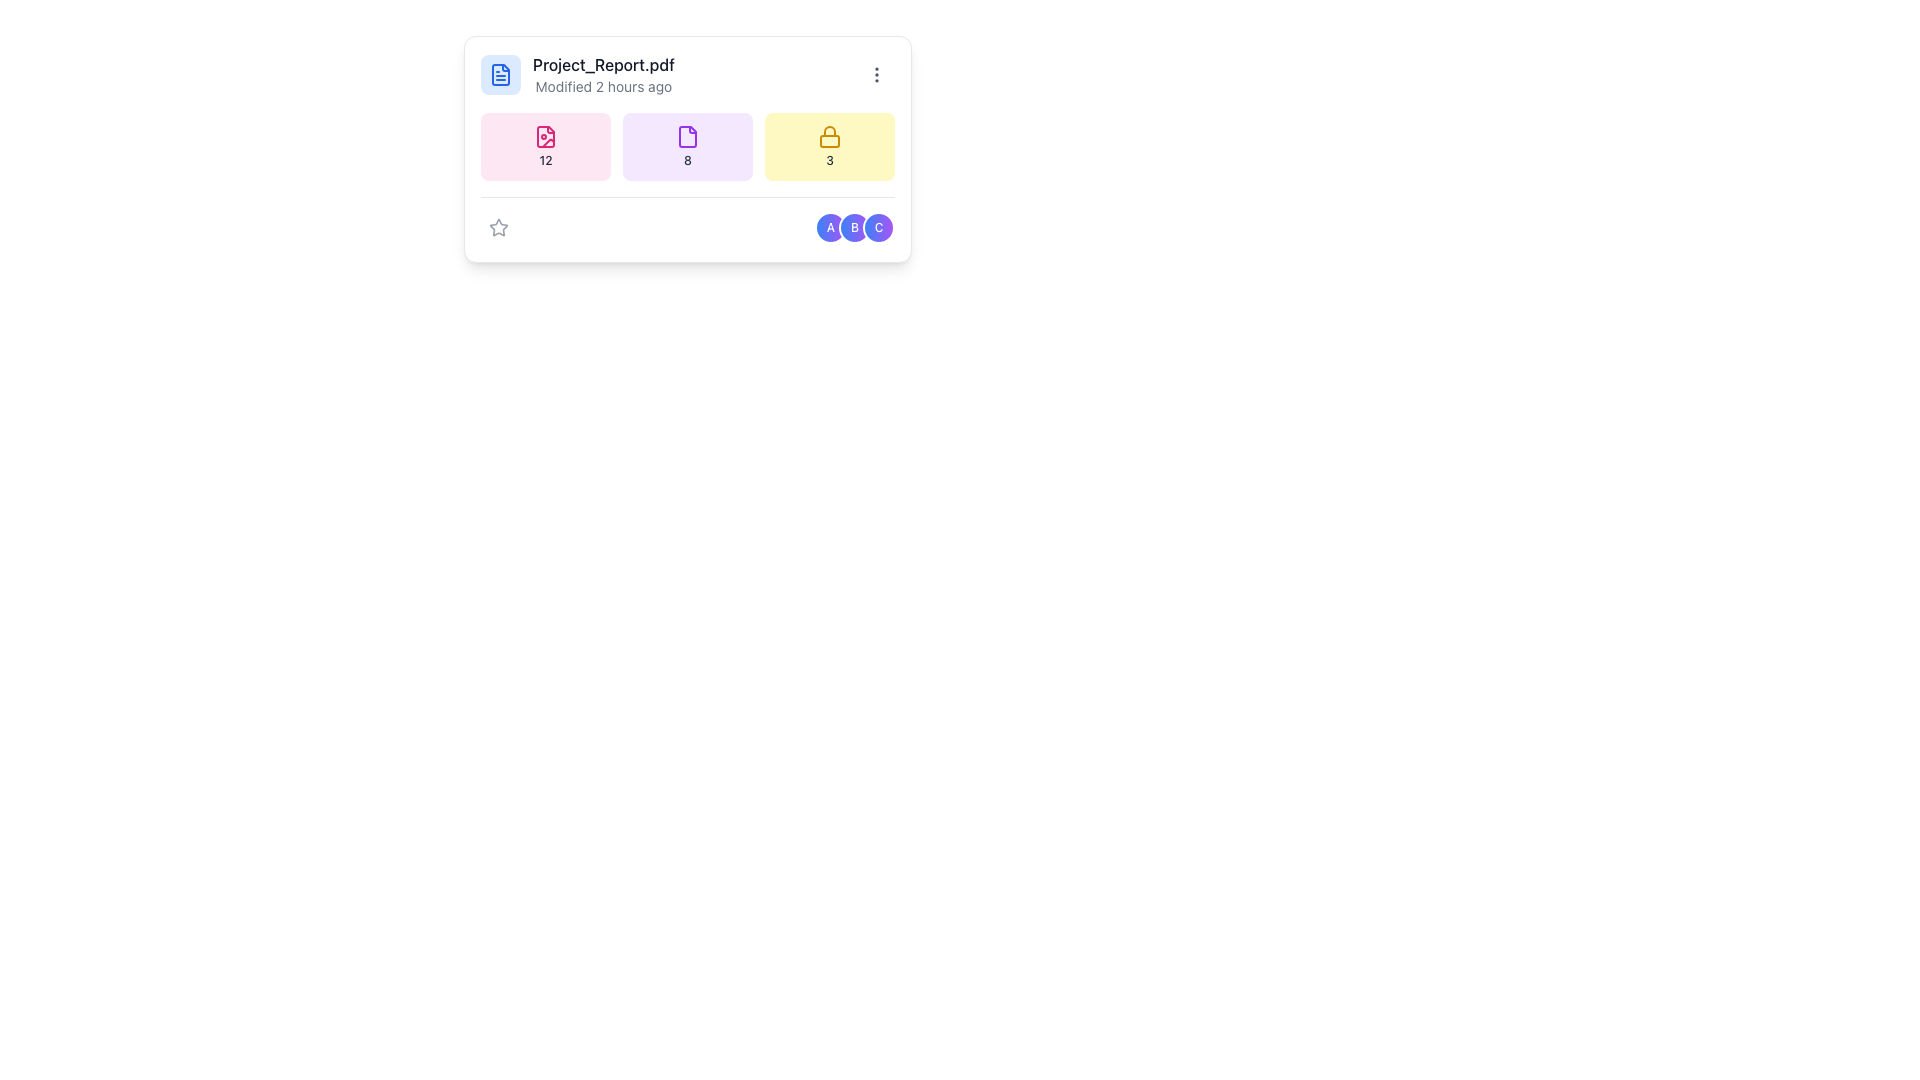 The image size is (1920, 1080). Describe the element at coordinates (878, 226) in the screenshot. I see `the circular badge labeled 'C' located at the bottom right corner of the file preview card` at that location.